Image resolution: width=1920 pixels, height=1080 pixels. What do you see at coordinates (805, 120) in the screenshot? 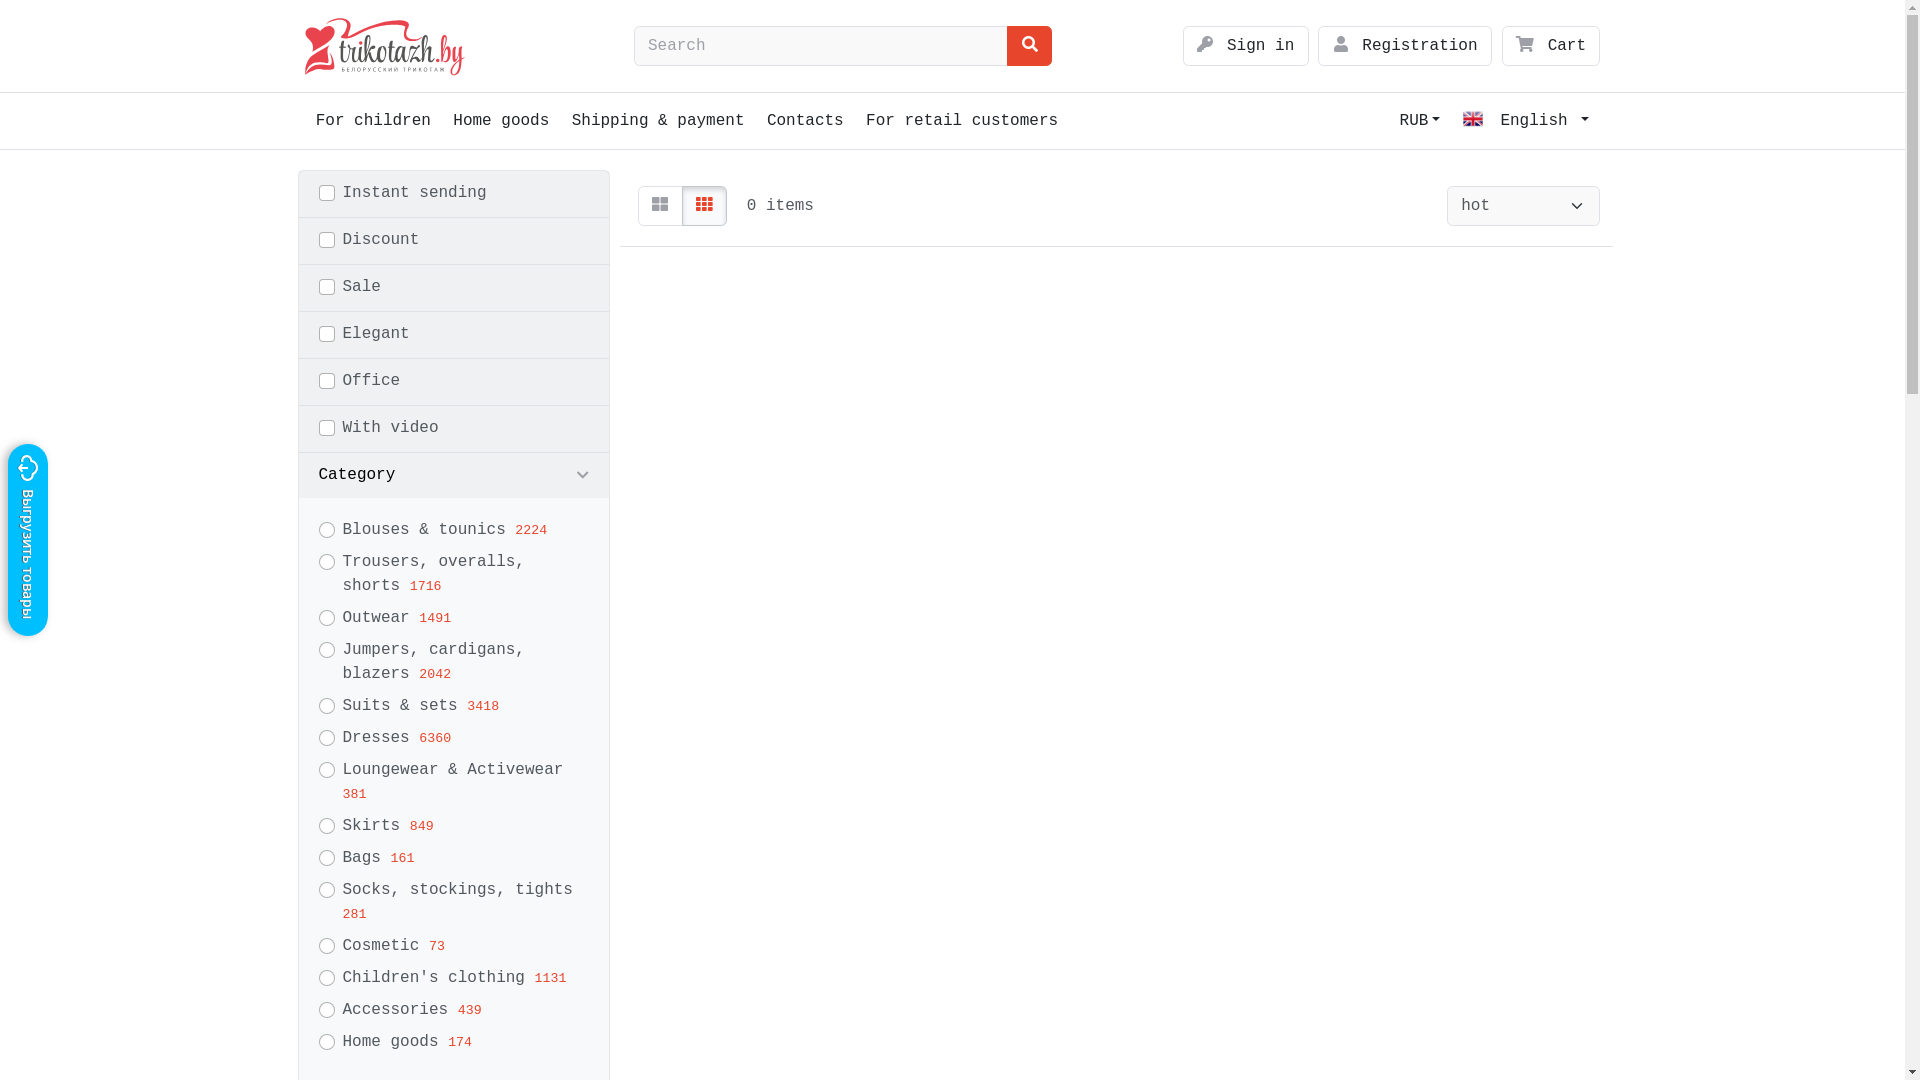
I see `'Contacts'` at bounding box center [805, 120].